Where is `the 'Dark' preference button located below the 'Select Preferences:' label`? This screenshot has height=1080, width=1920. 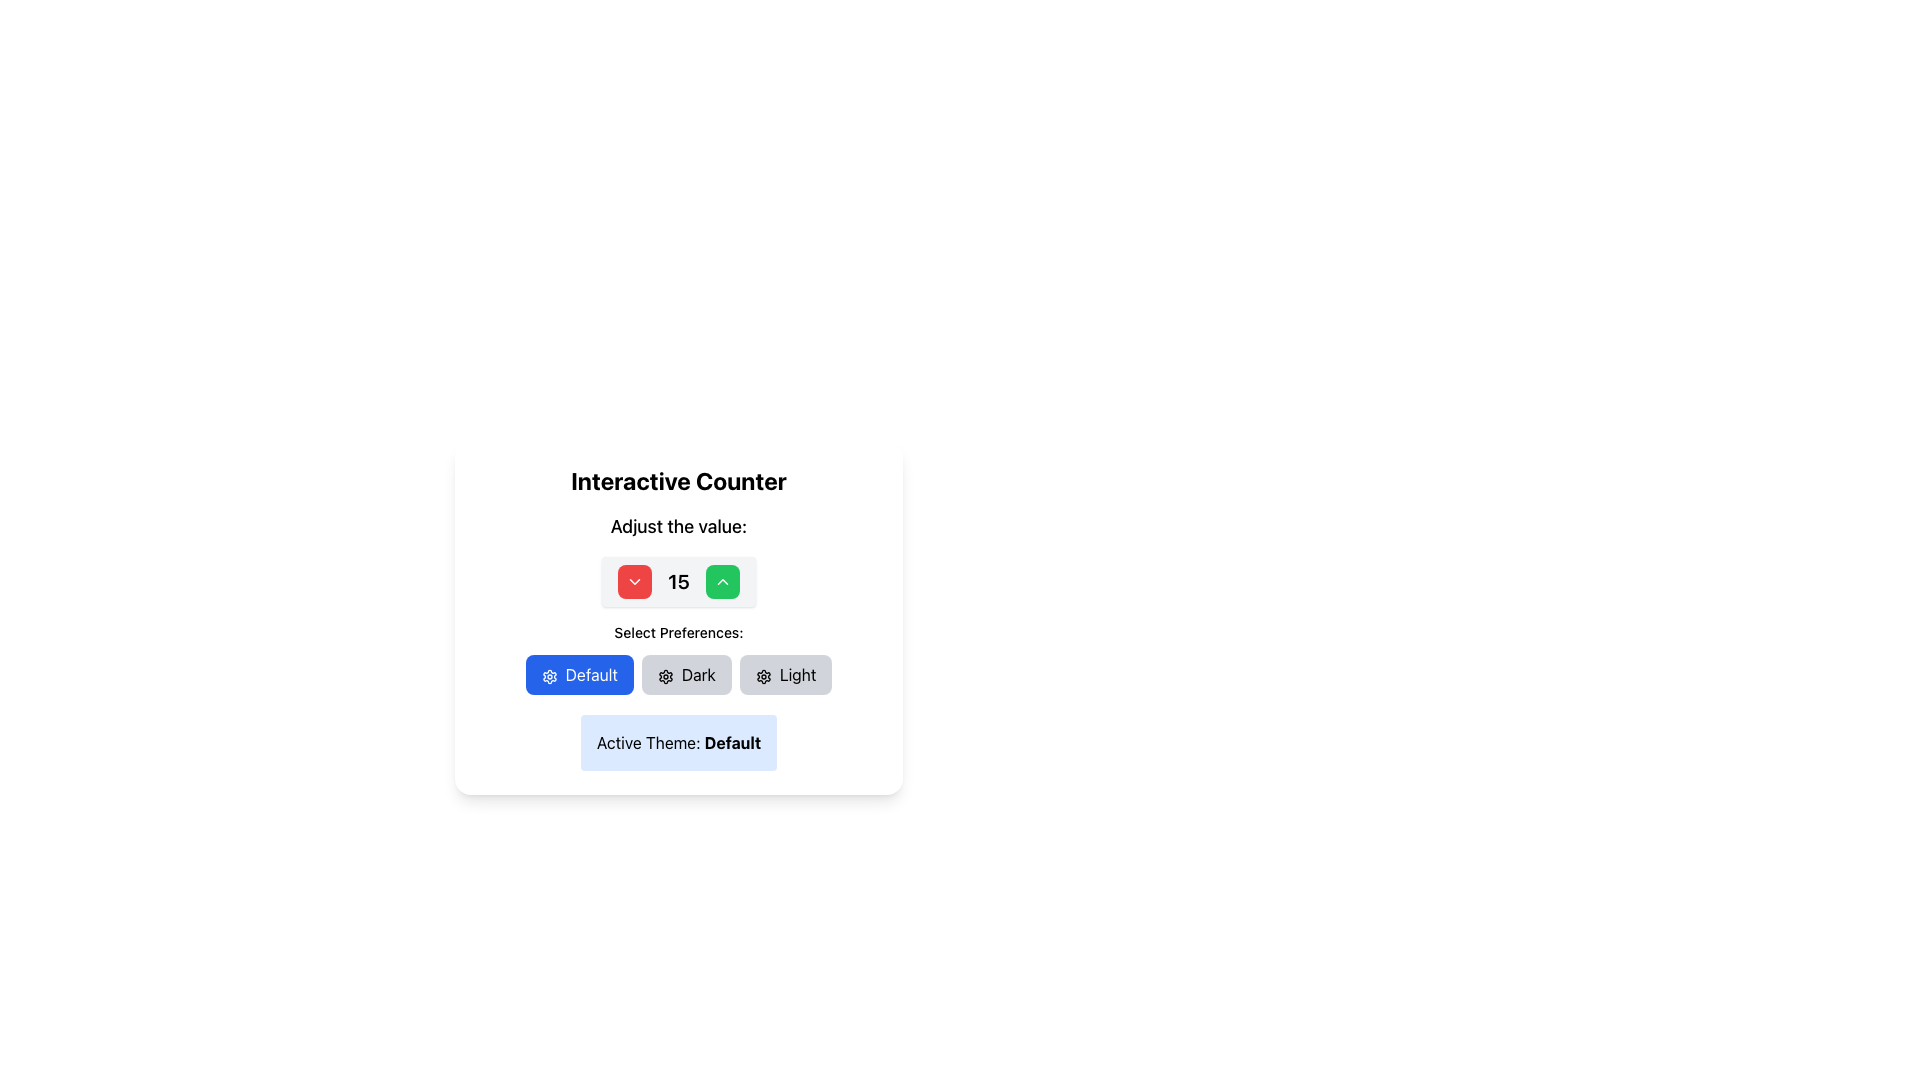
the 'Dark' preference button located below the 'Select Preferences:' label is located at coordinates (678, 675).